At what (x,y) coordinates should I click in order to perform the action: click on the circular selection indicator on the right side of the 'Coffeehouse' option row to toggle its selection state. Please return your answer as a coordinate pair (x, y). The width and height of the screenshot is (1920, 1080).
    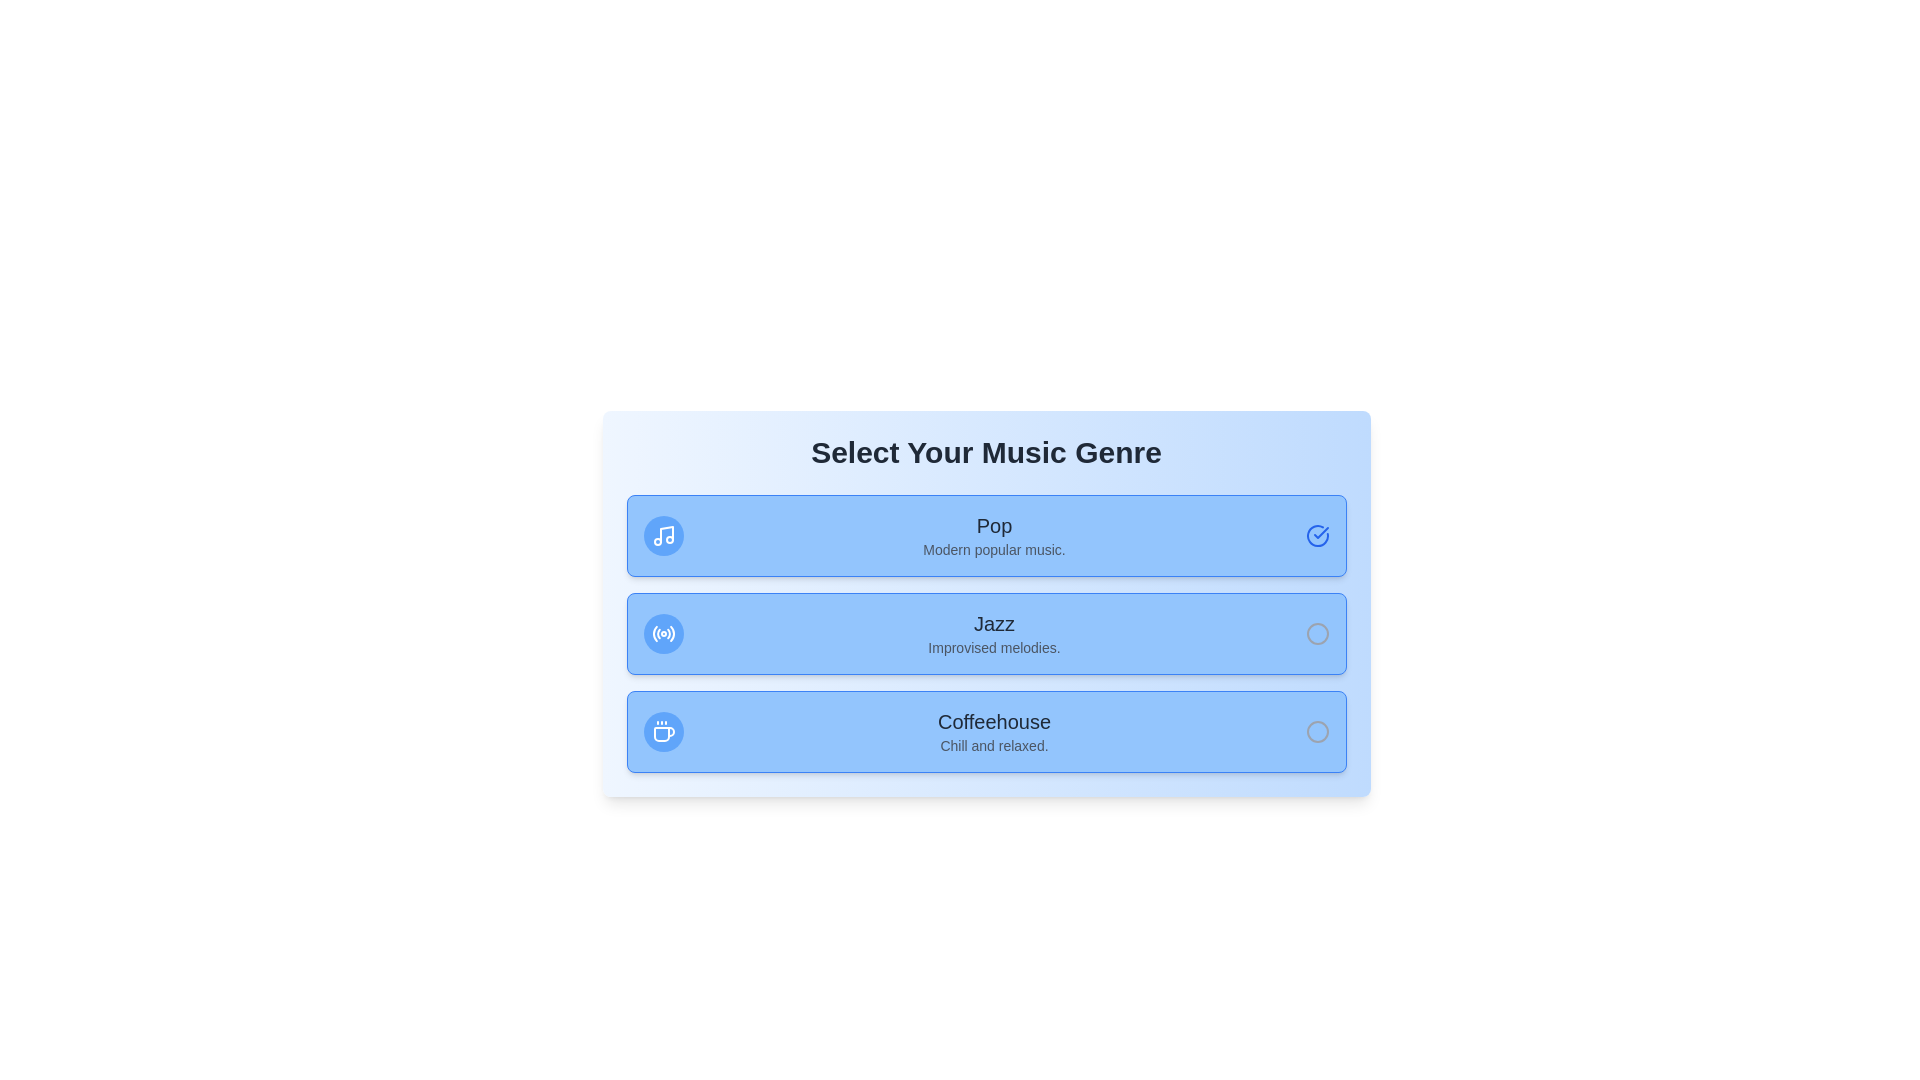
    Looking at the image, I should click on (1317, 732).